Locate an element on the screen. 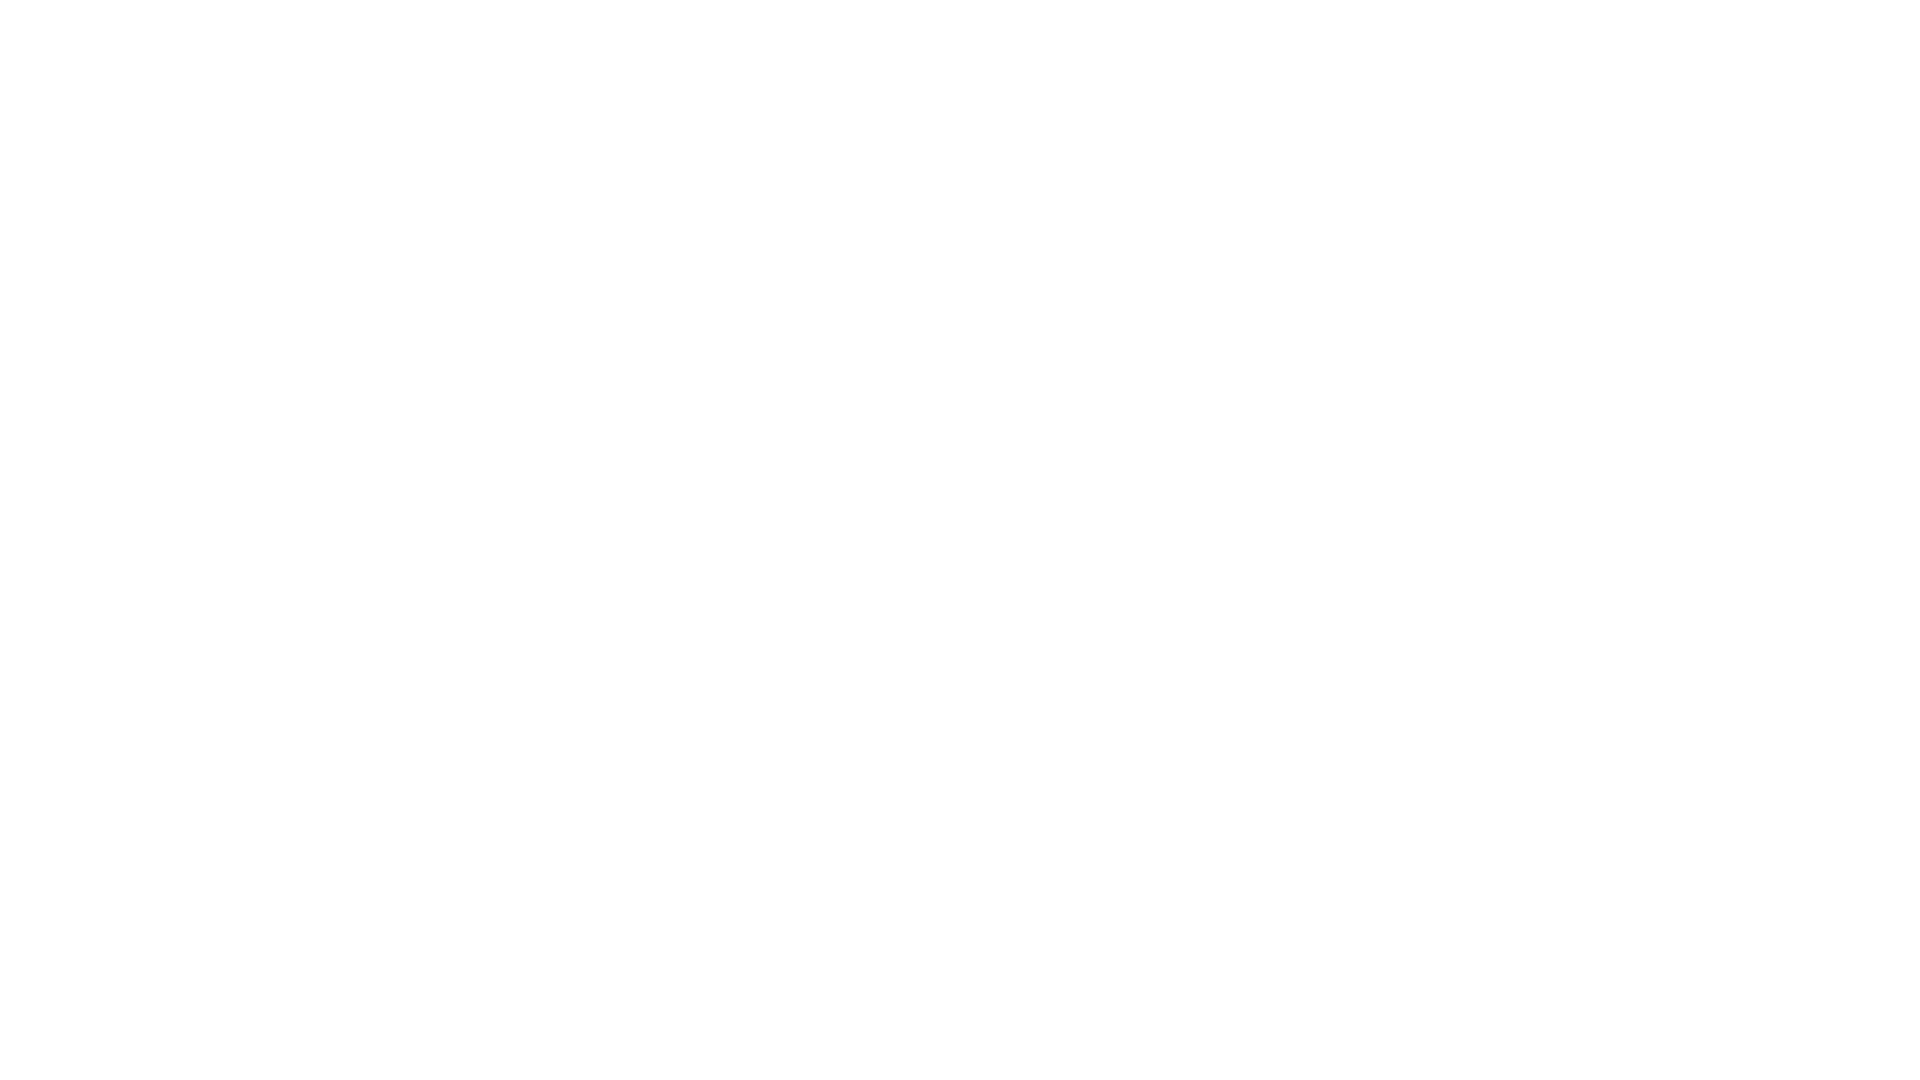 This screenshot has height=1080, width=1920. Meta Portal is located at coordinates (939, 71).